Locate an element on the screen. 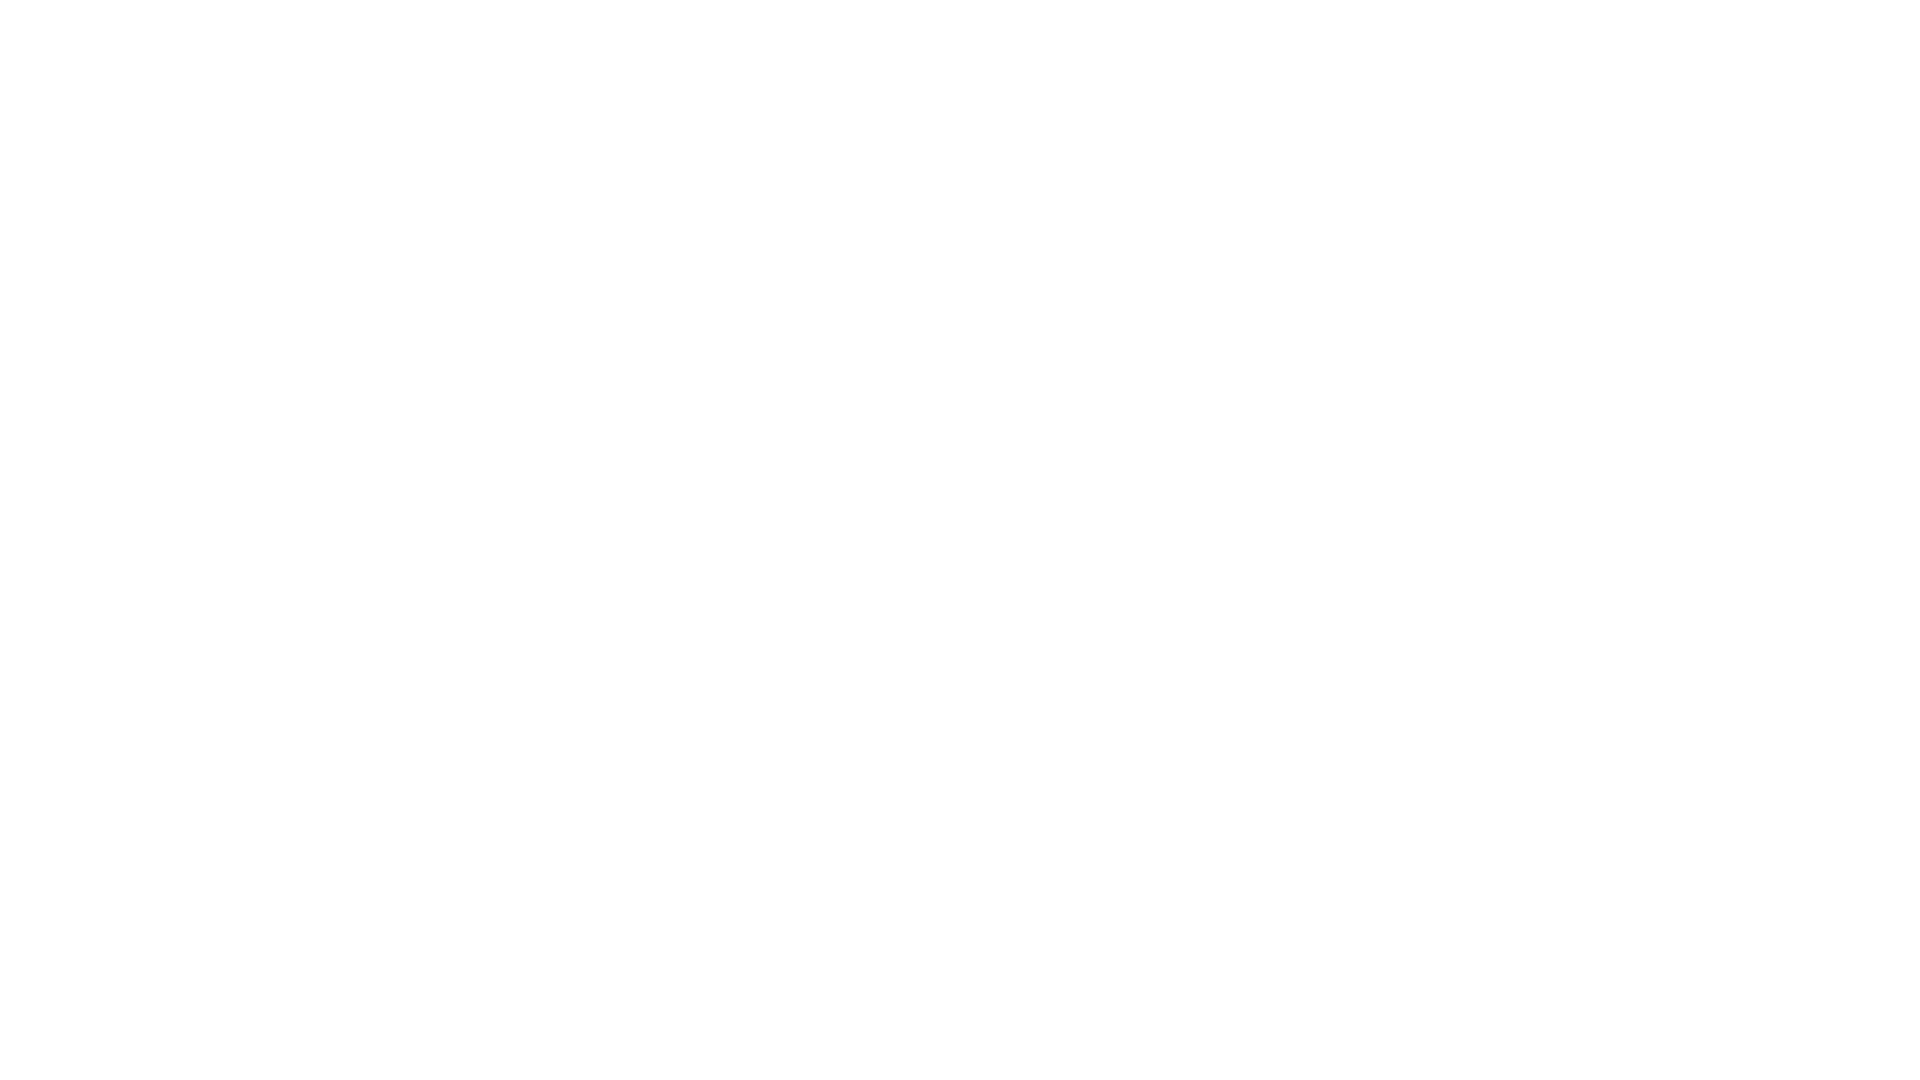 This screenshot has height=1080, width=1920. Meta Portal is located at coordinates (939, 71).